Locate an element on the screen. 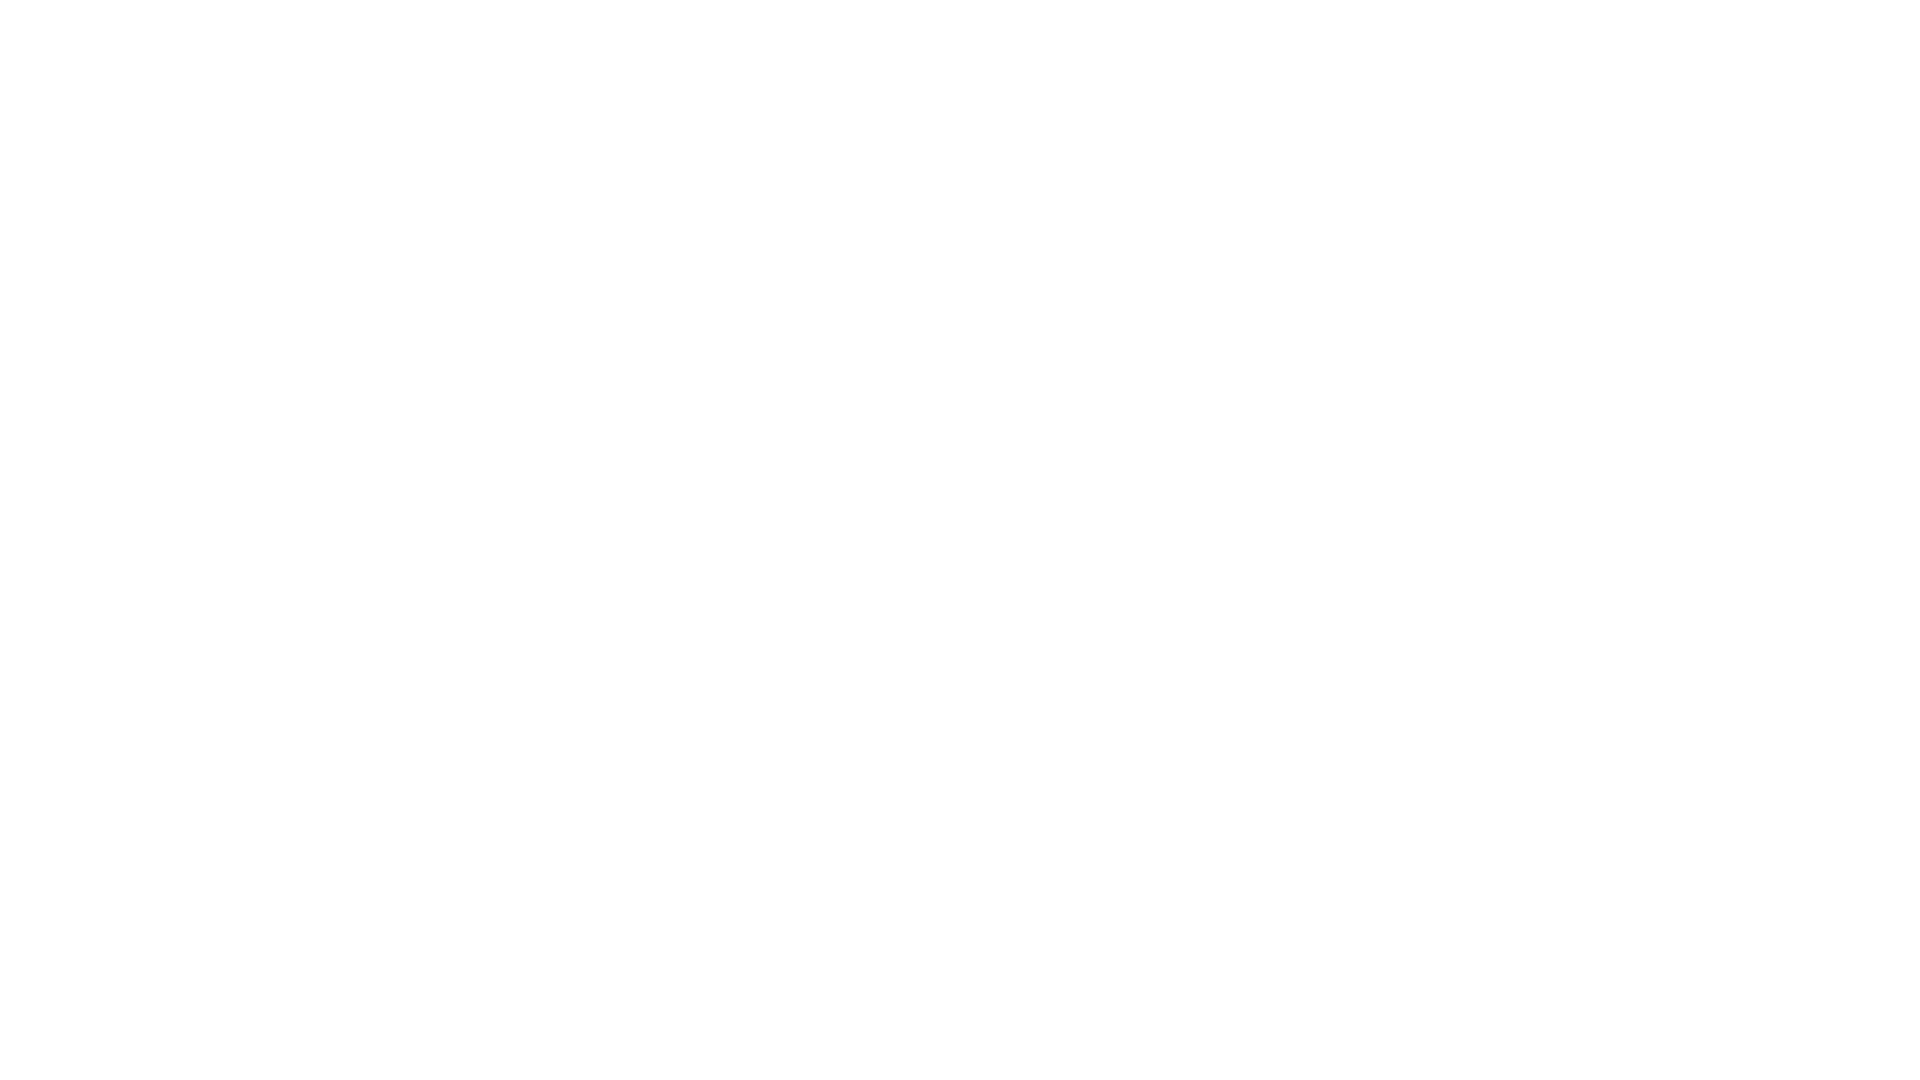 This screenshot has height=1080, width=1920. Meta Portal is located at coordinates (939, 71).